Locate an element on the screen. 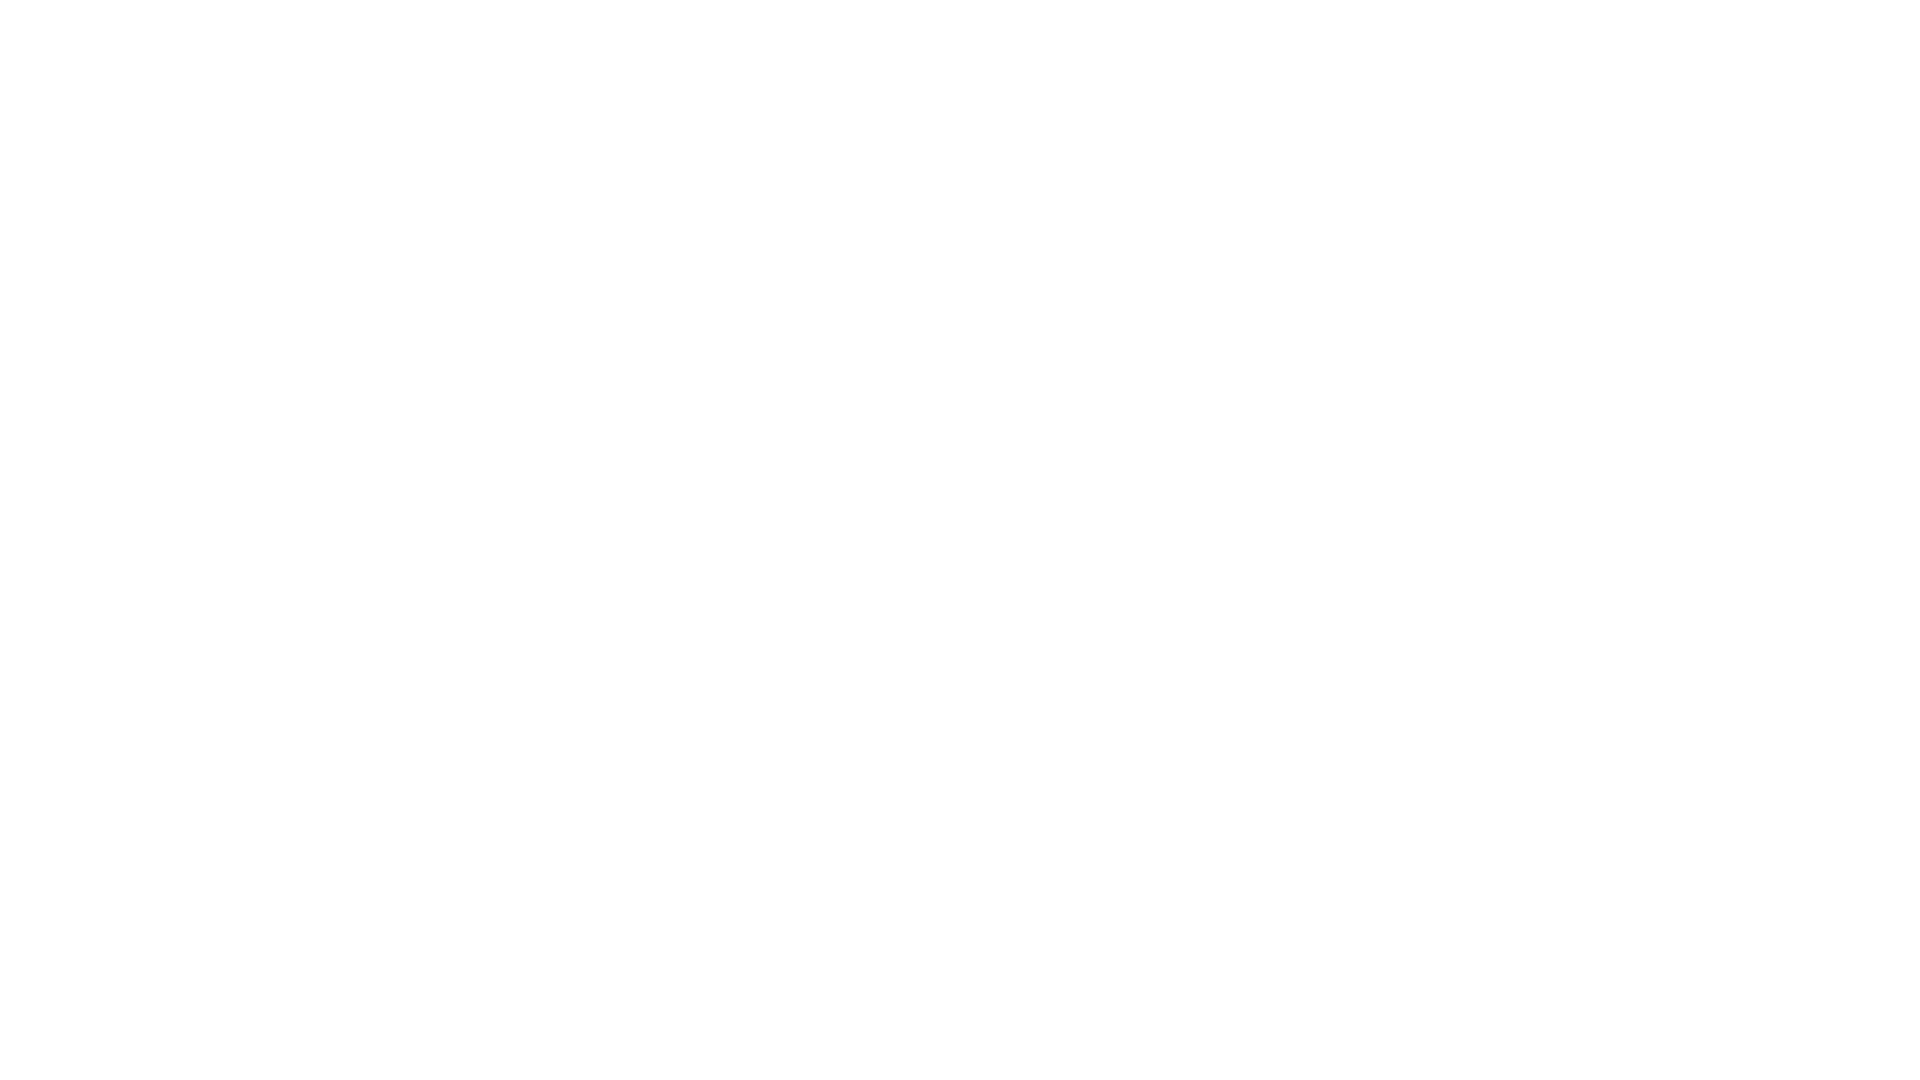 This screenshot has height=1080, width=1920. Meta Portal is located at coordinates (939, 71).